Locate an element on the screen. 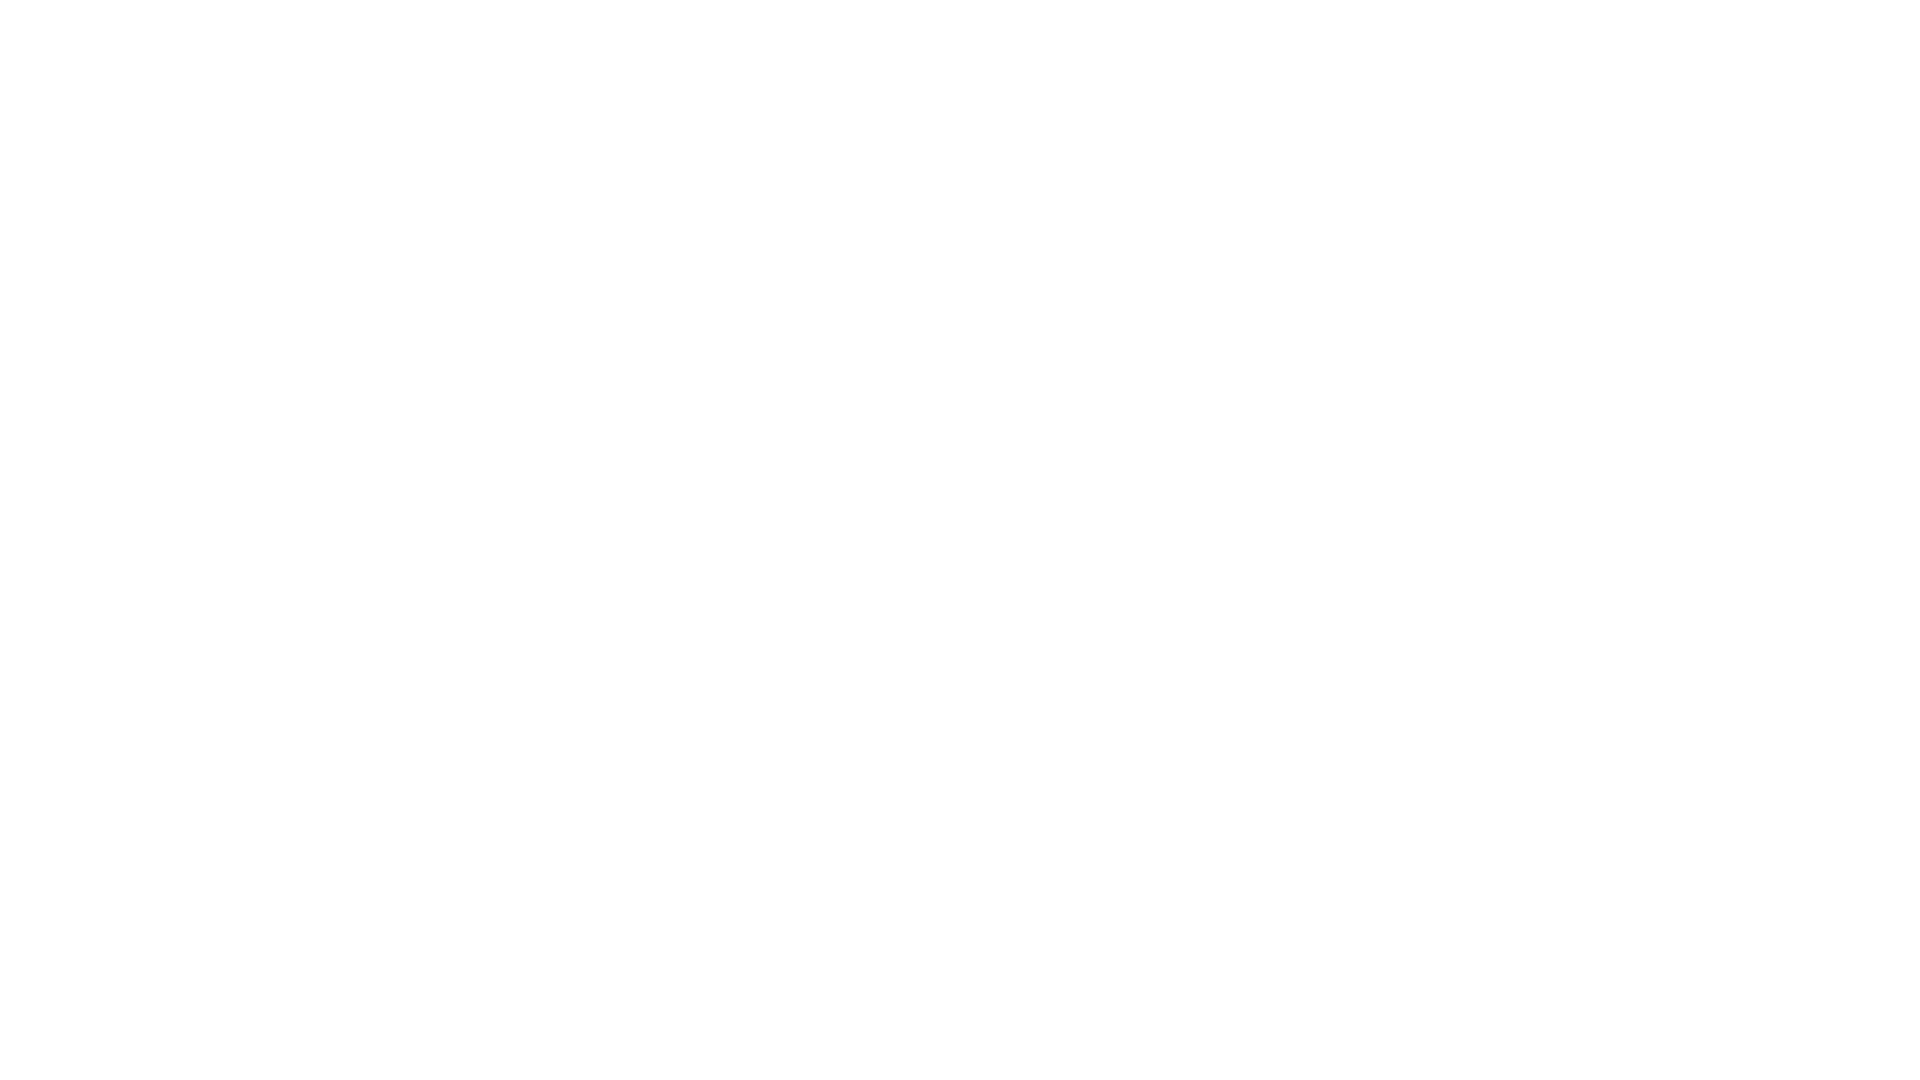 This screenshot has height=1080, width=1920. Meta Portal is located at coordinates (939, 71).